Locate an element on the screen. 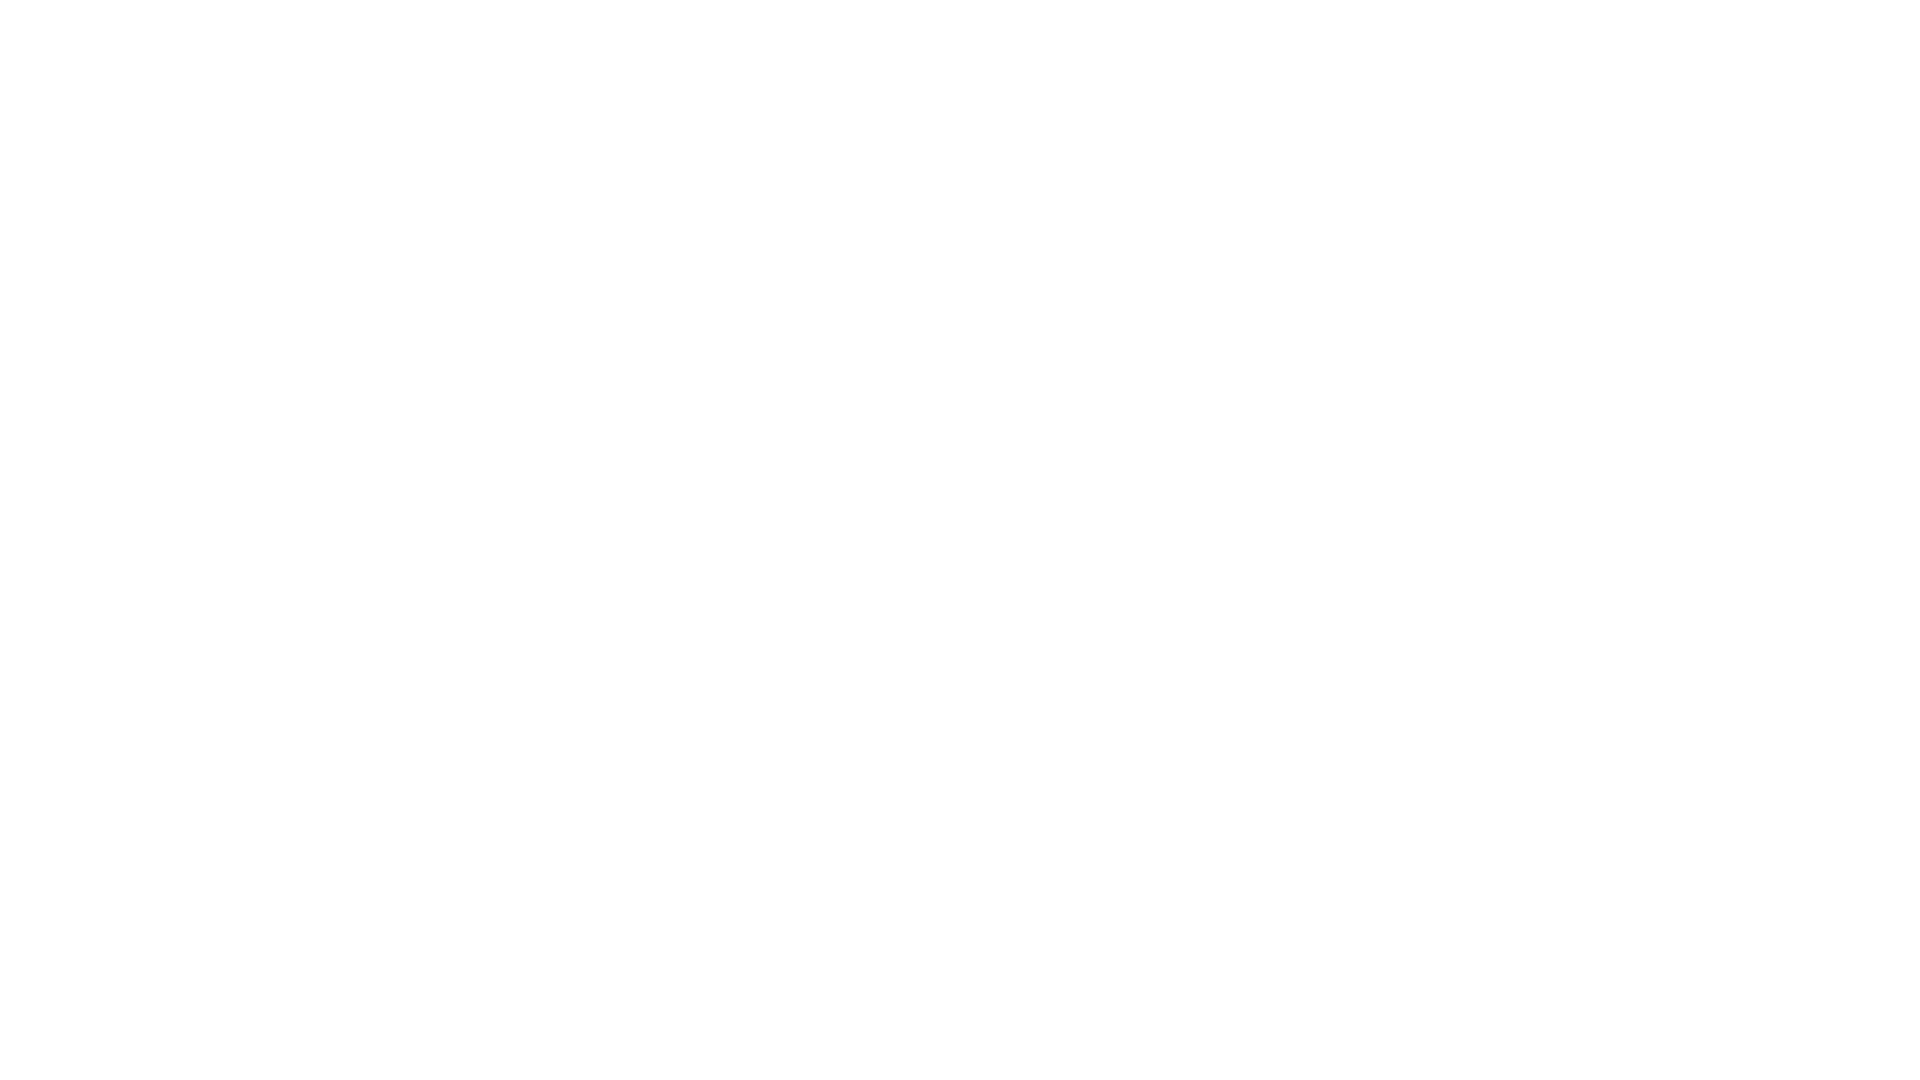 This screenshot has height=1080, width=1920. Meta Portal is located at coordinates (939, 71).